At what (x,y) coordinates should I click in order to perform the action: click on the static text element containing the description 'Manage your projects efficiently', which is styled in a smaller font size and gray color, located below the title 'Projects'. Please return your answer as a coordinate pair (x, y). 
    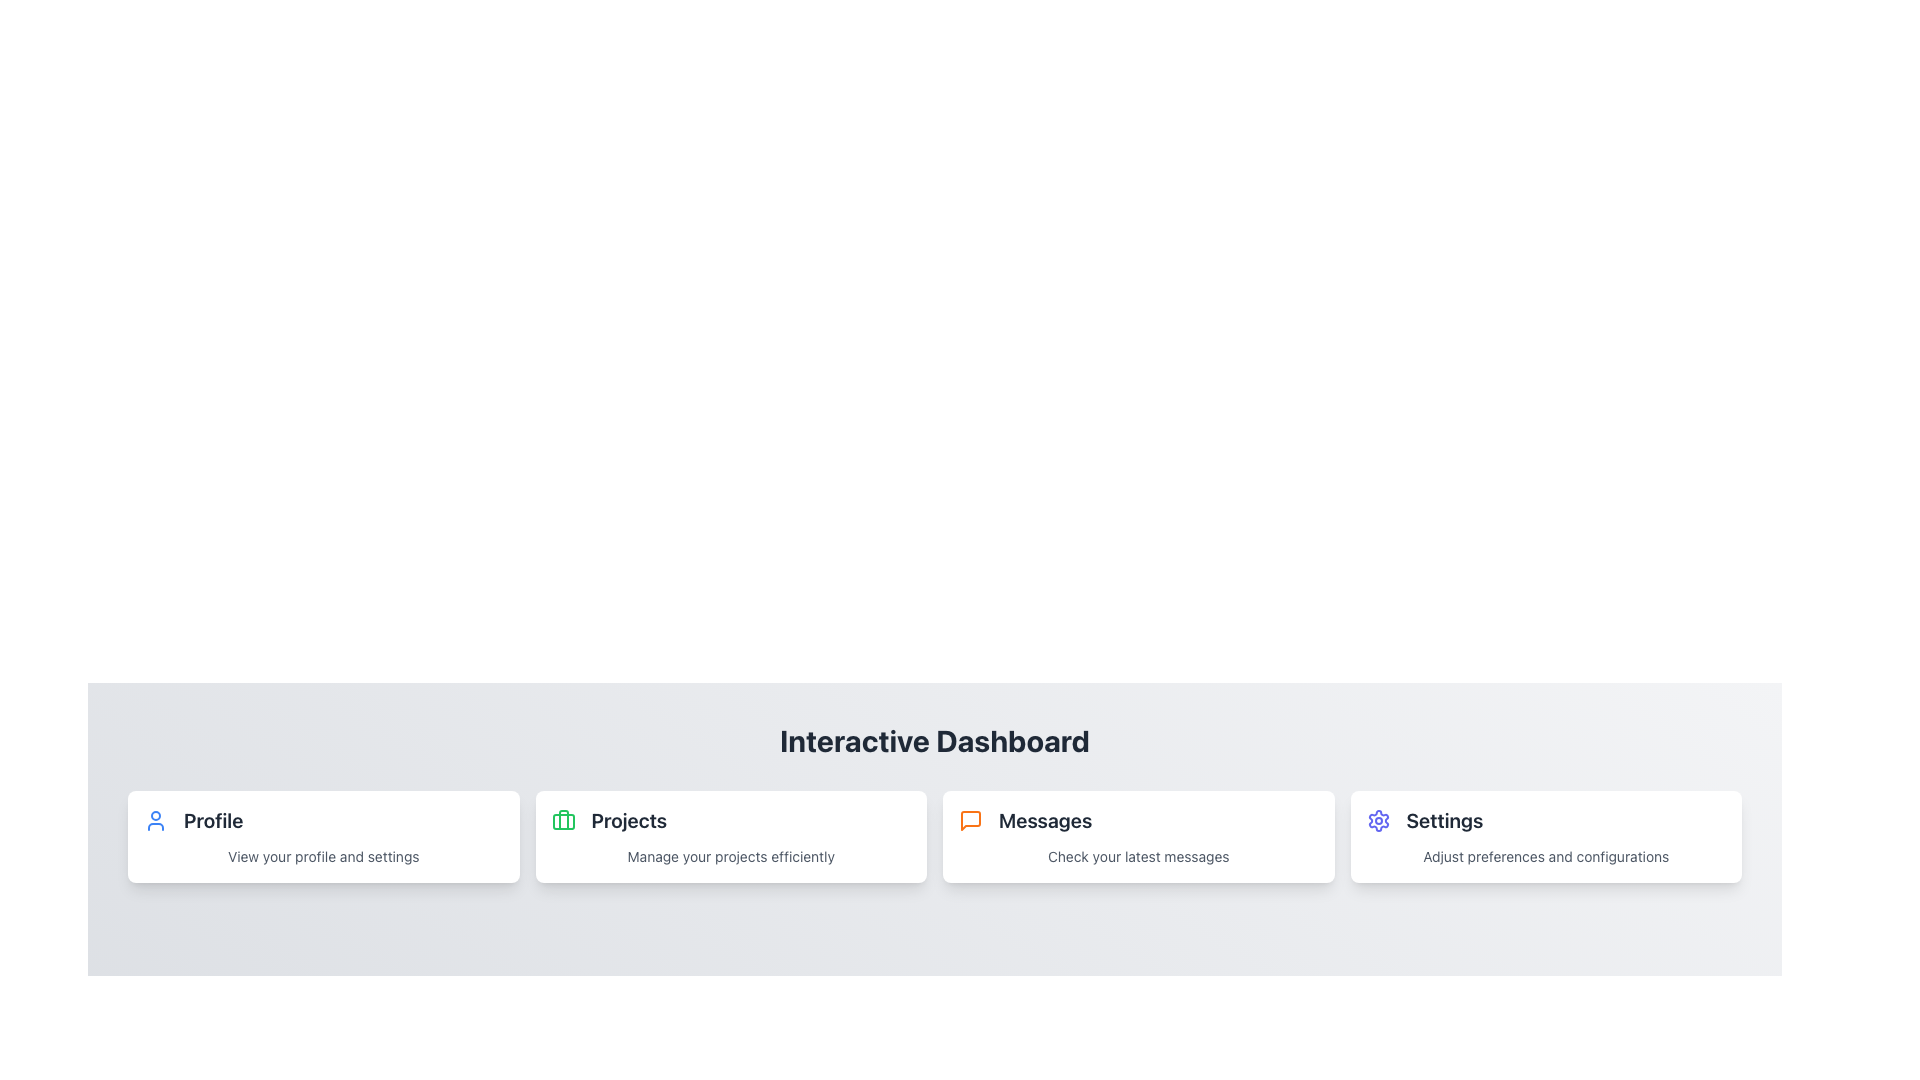
    Looking at the image, I should click on (730, 855).